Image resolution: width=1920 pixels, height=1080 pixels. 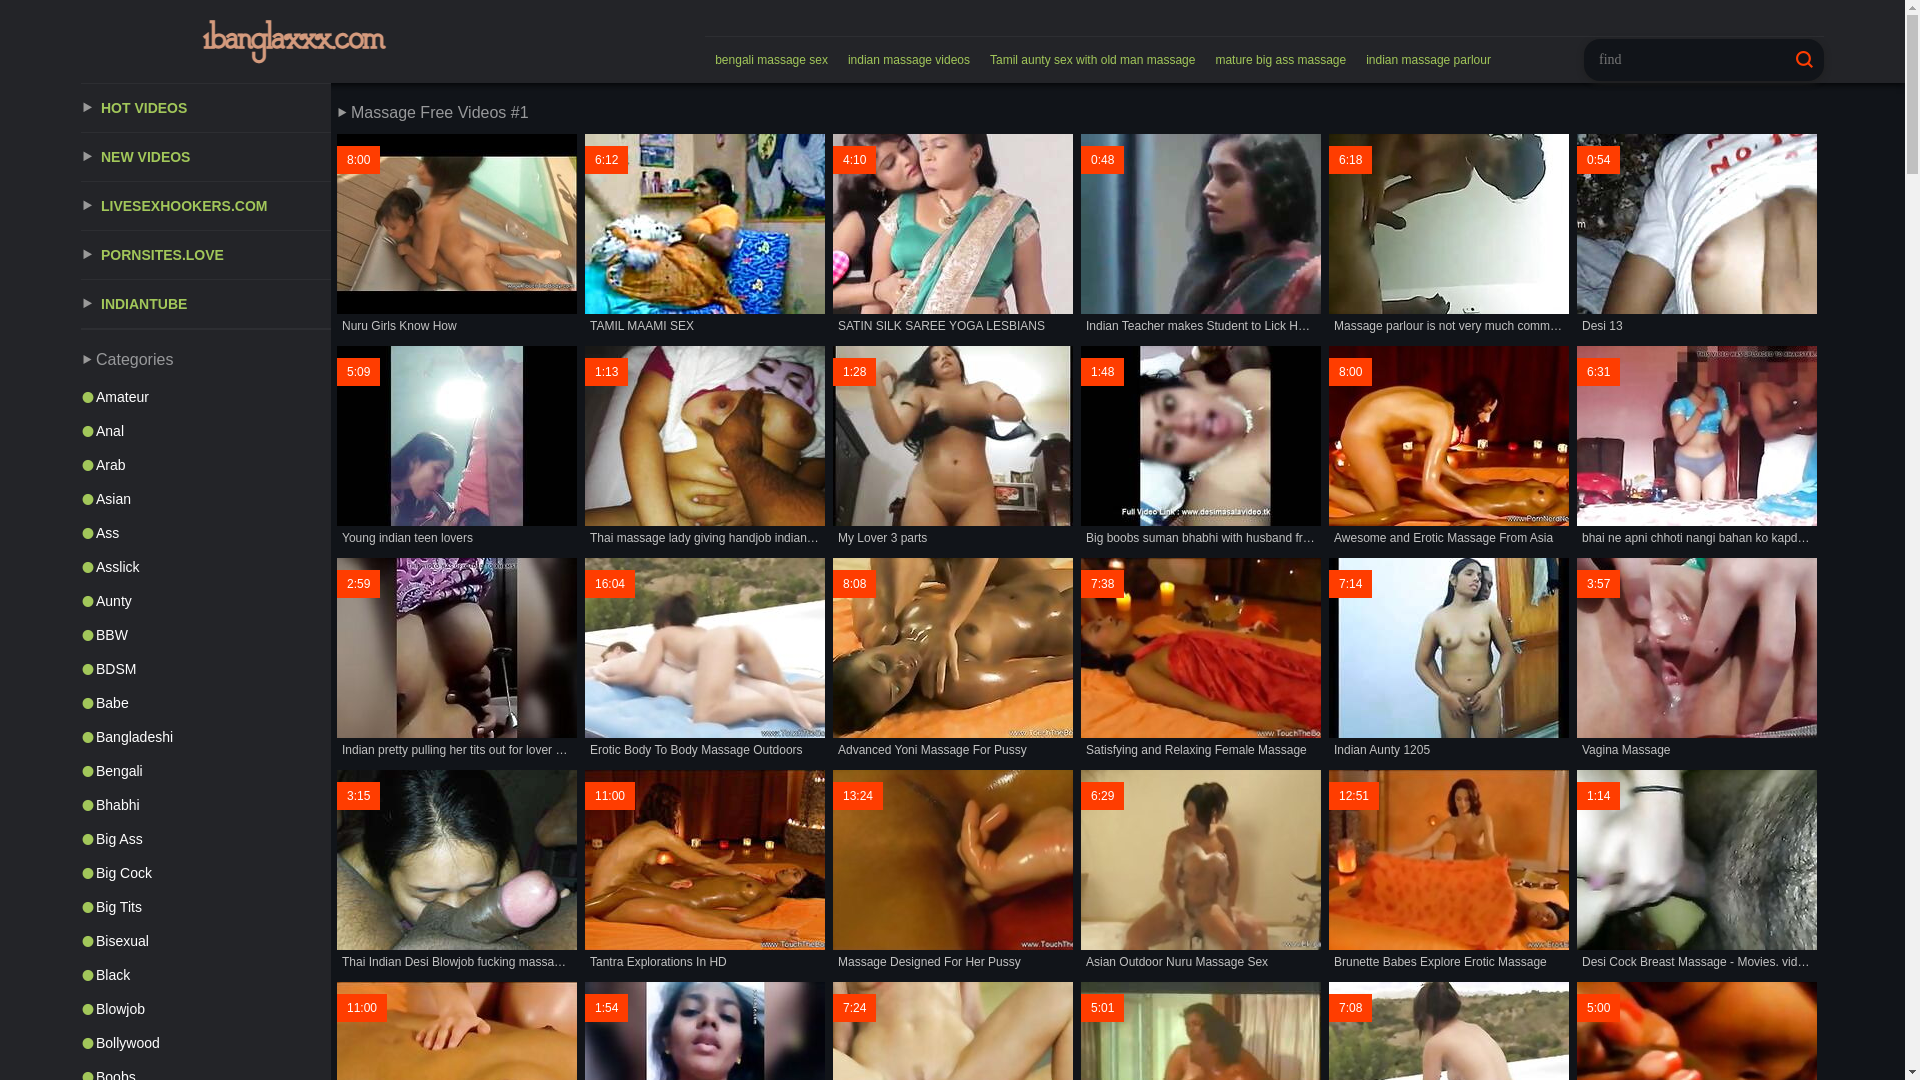 What do you see at coordinates (206, 871) in the screenshot?
I see `'Big Cock'` at bounding box center [206, 871].